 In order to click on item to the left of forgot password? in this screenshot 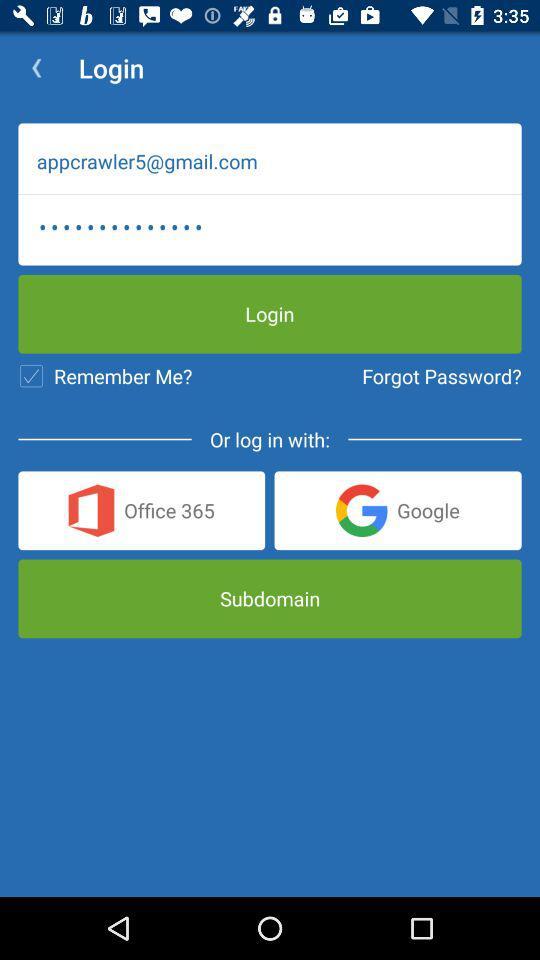, I will do `click(105, 375)`.